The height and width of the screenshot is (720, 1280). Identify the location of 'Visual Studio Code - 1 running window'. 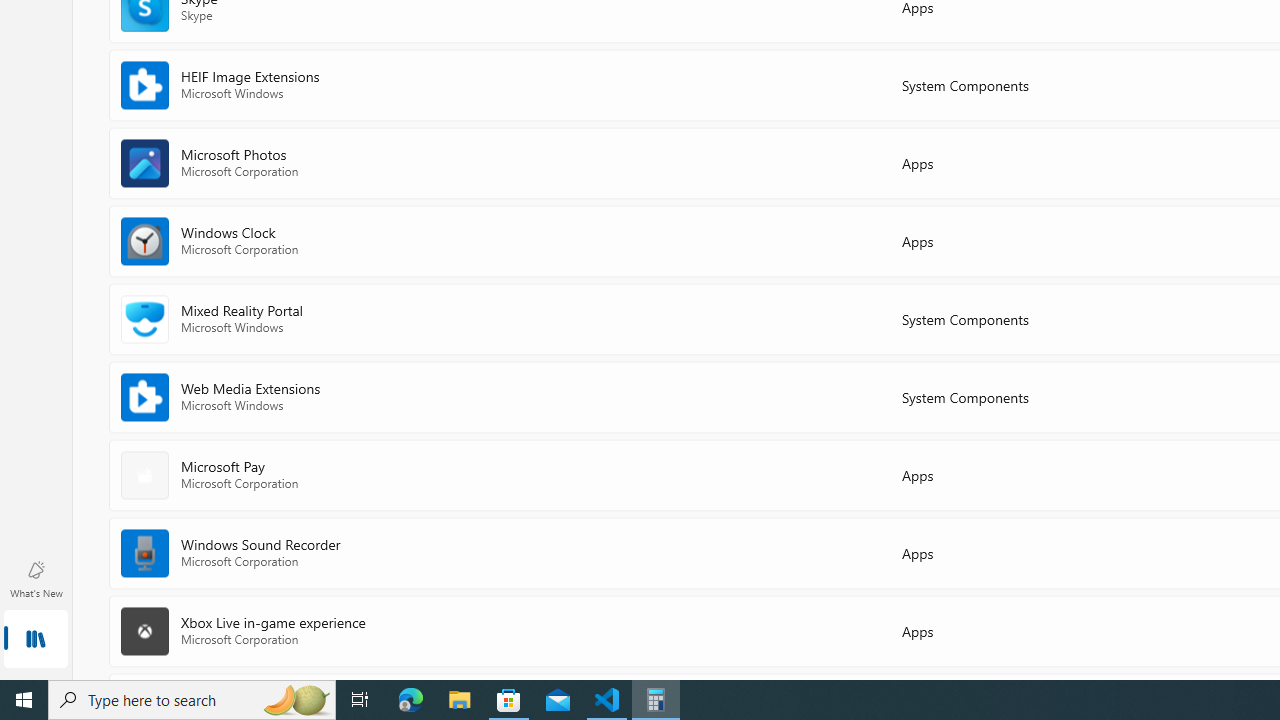
(606, 698).